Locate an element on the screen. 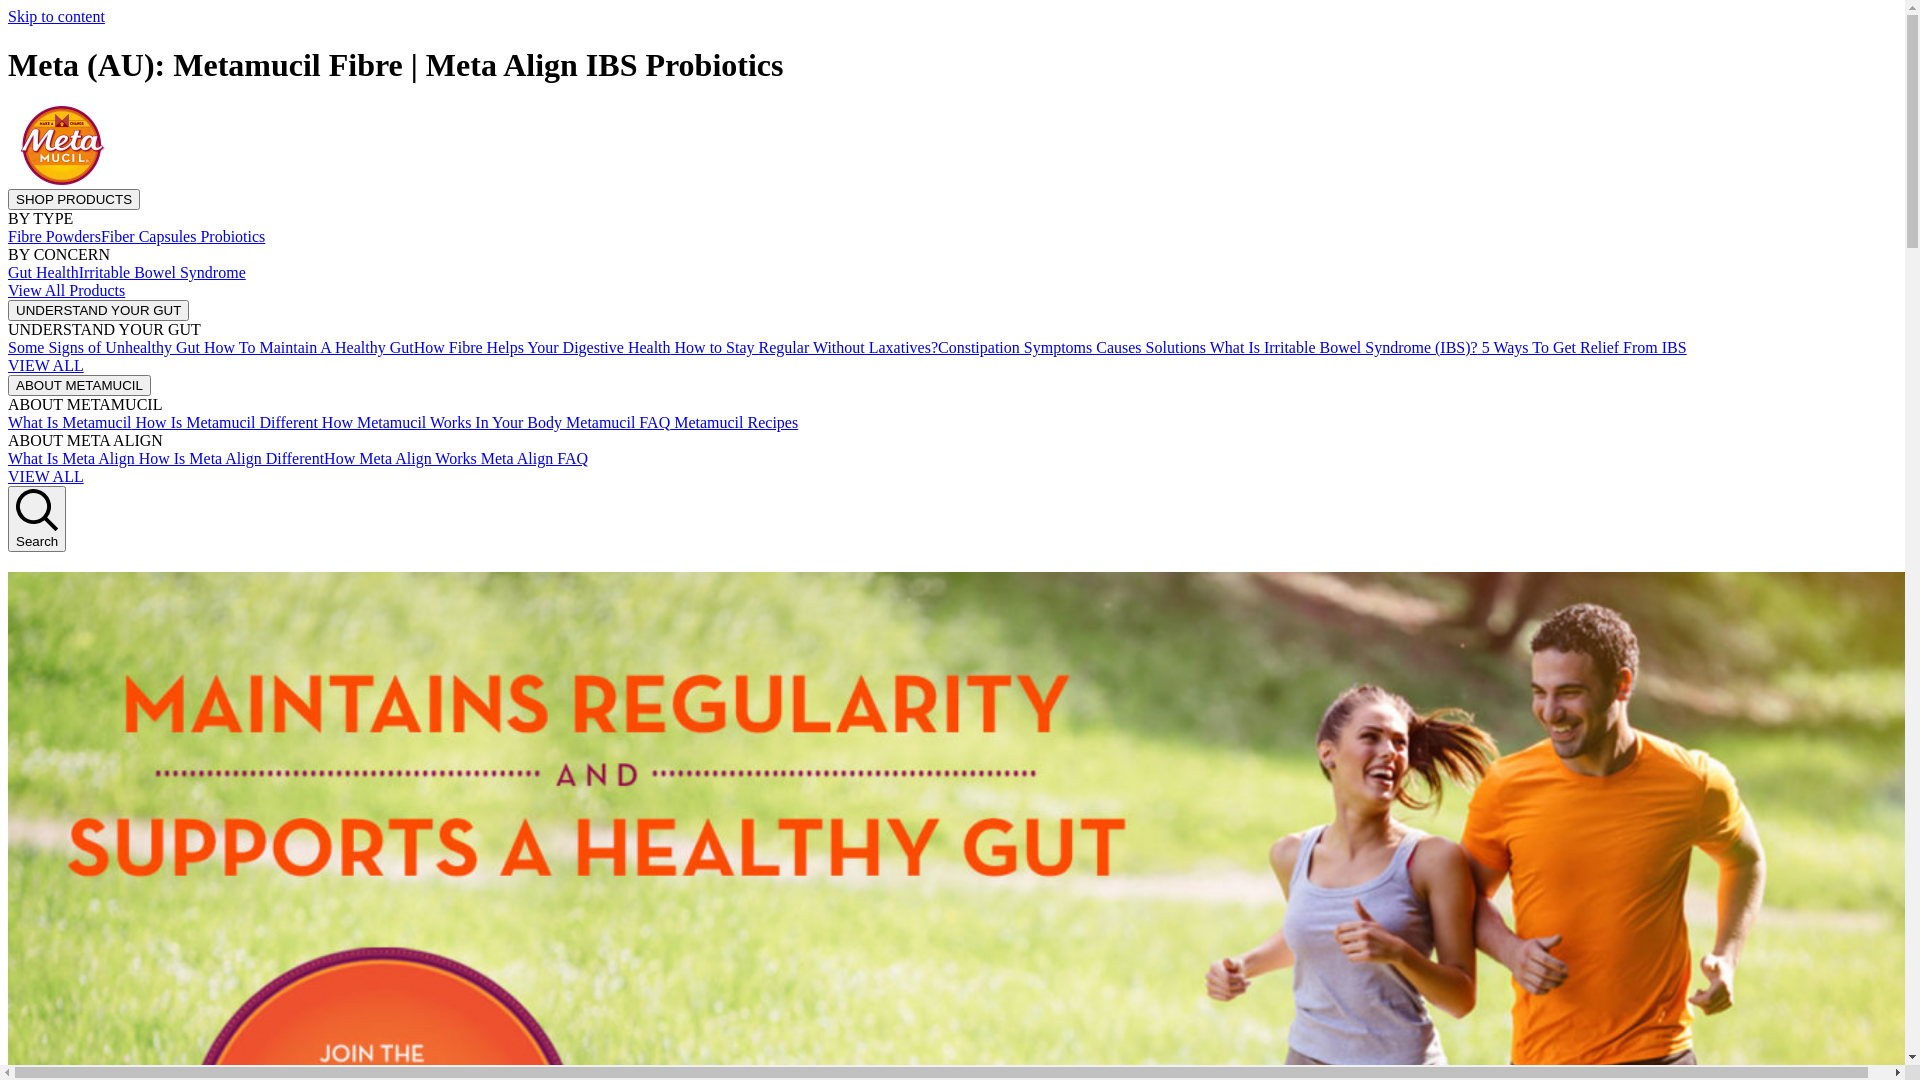 The image size is (1920, 1080). 'ABOUT METAMUCIL' is located at coordinates (79, 384).